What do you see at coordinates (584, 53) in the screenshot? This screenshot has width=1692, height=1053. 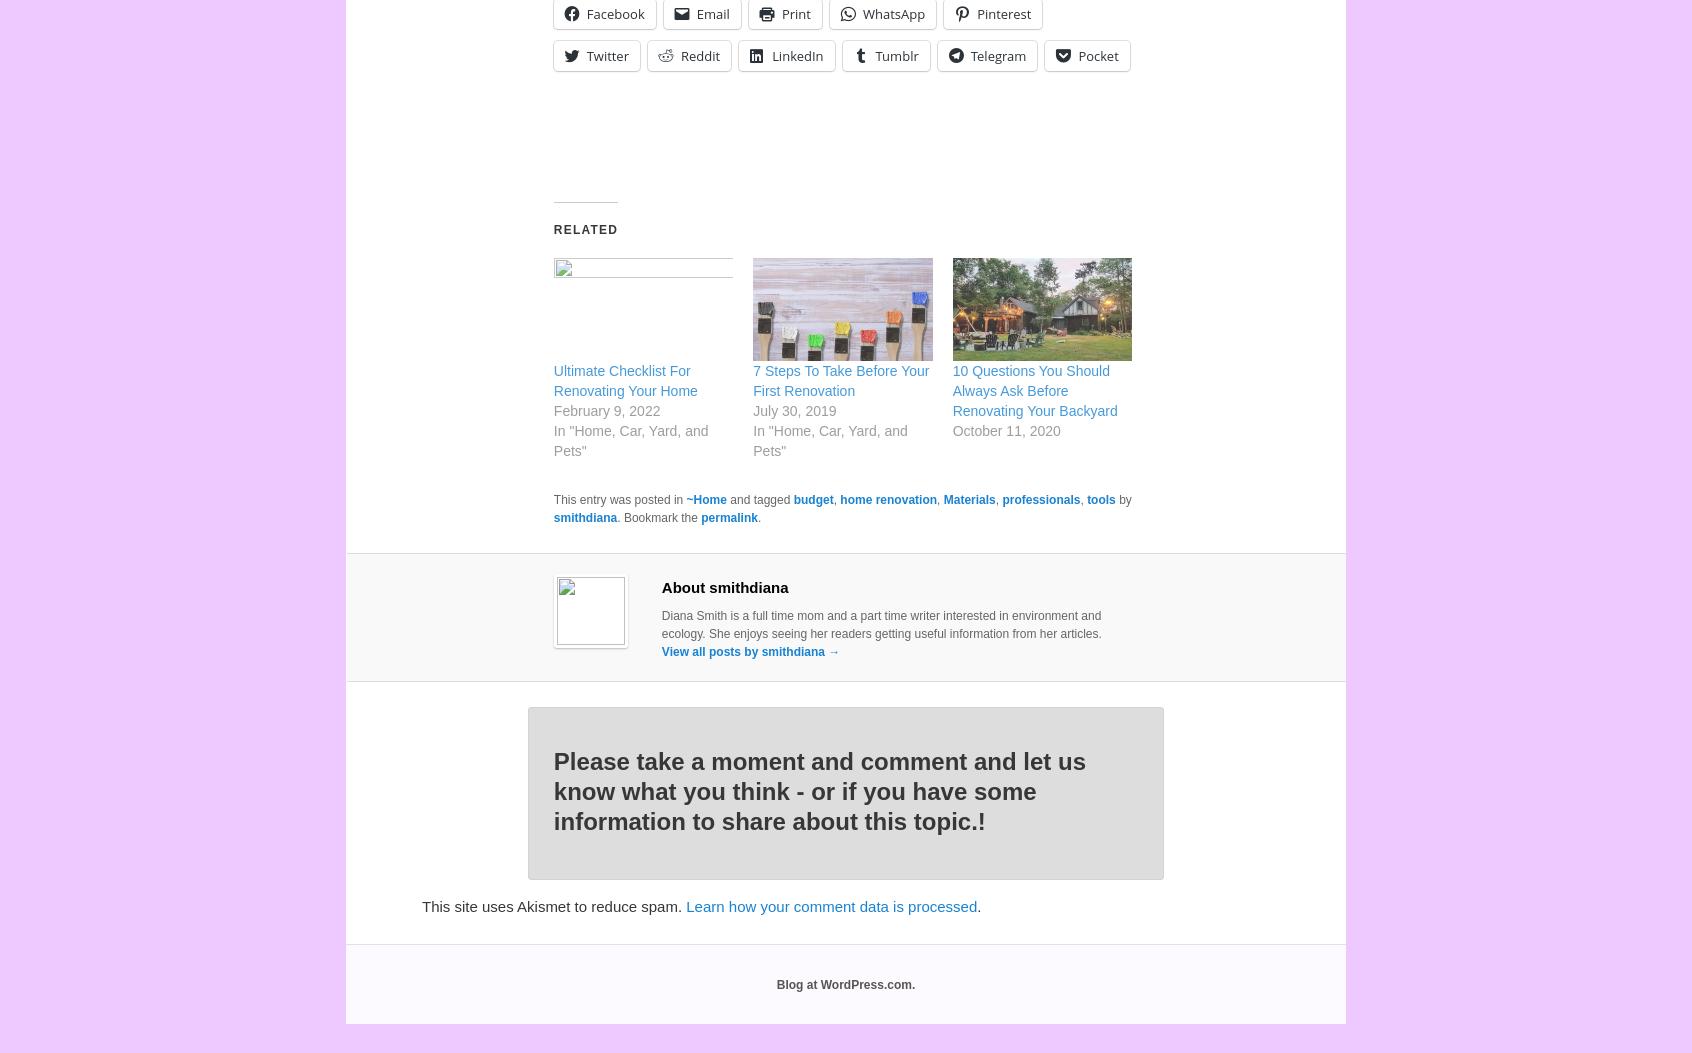 I see `'Twitter'` at bounding box center [584, 53].